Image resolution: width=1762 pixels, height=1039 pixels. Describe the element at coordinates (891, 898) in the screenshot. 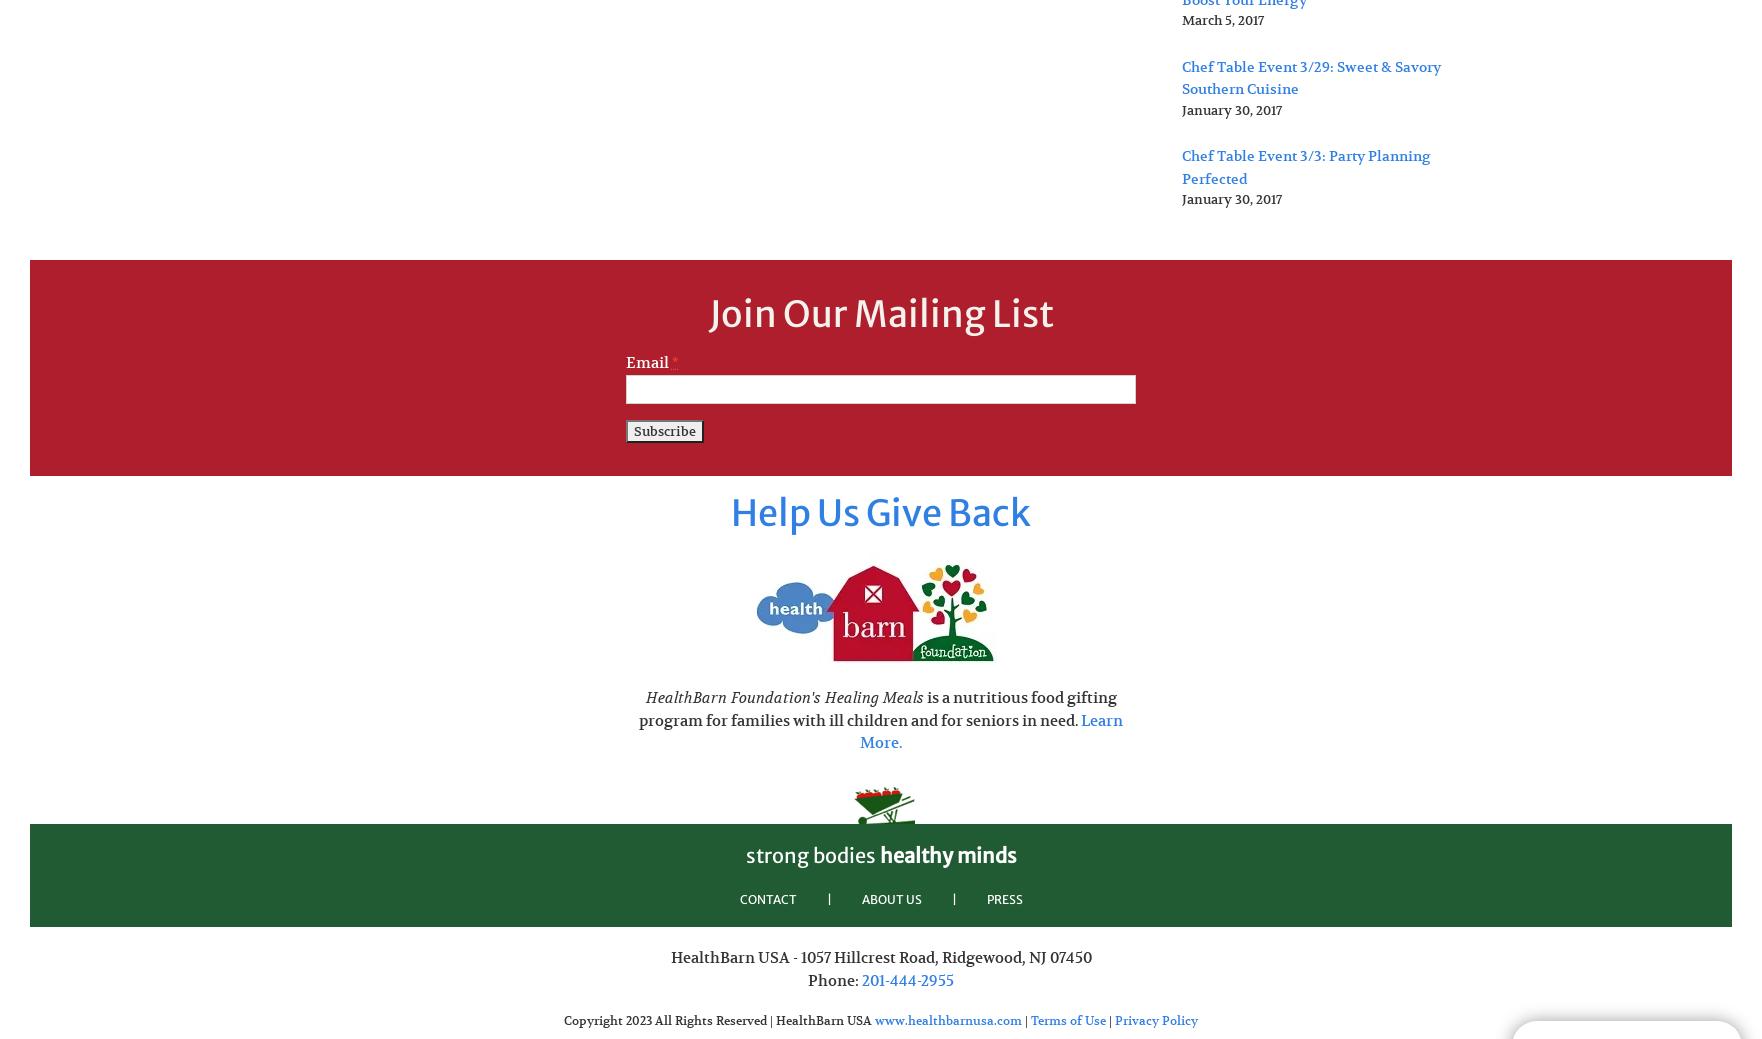

I see `'ABOUT US'` at that location.